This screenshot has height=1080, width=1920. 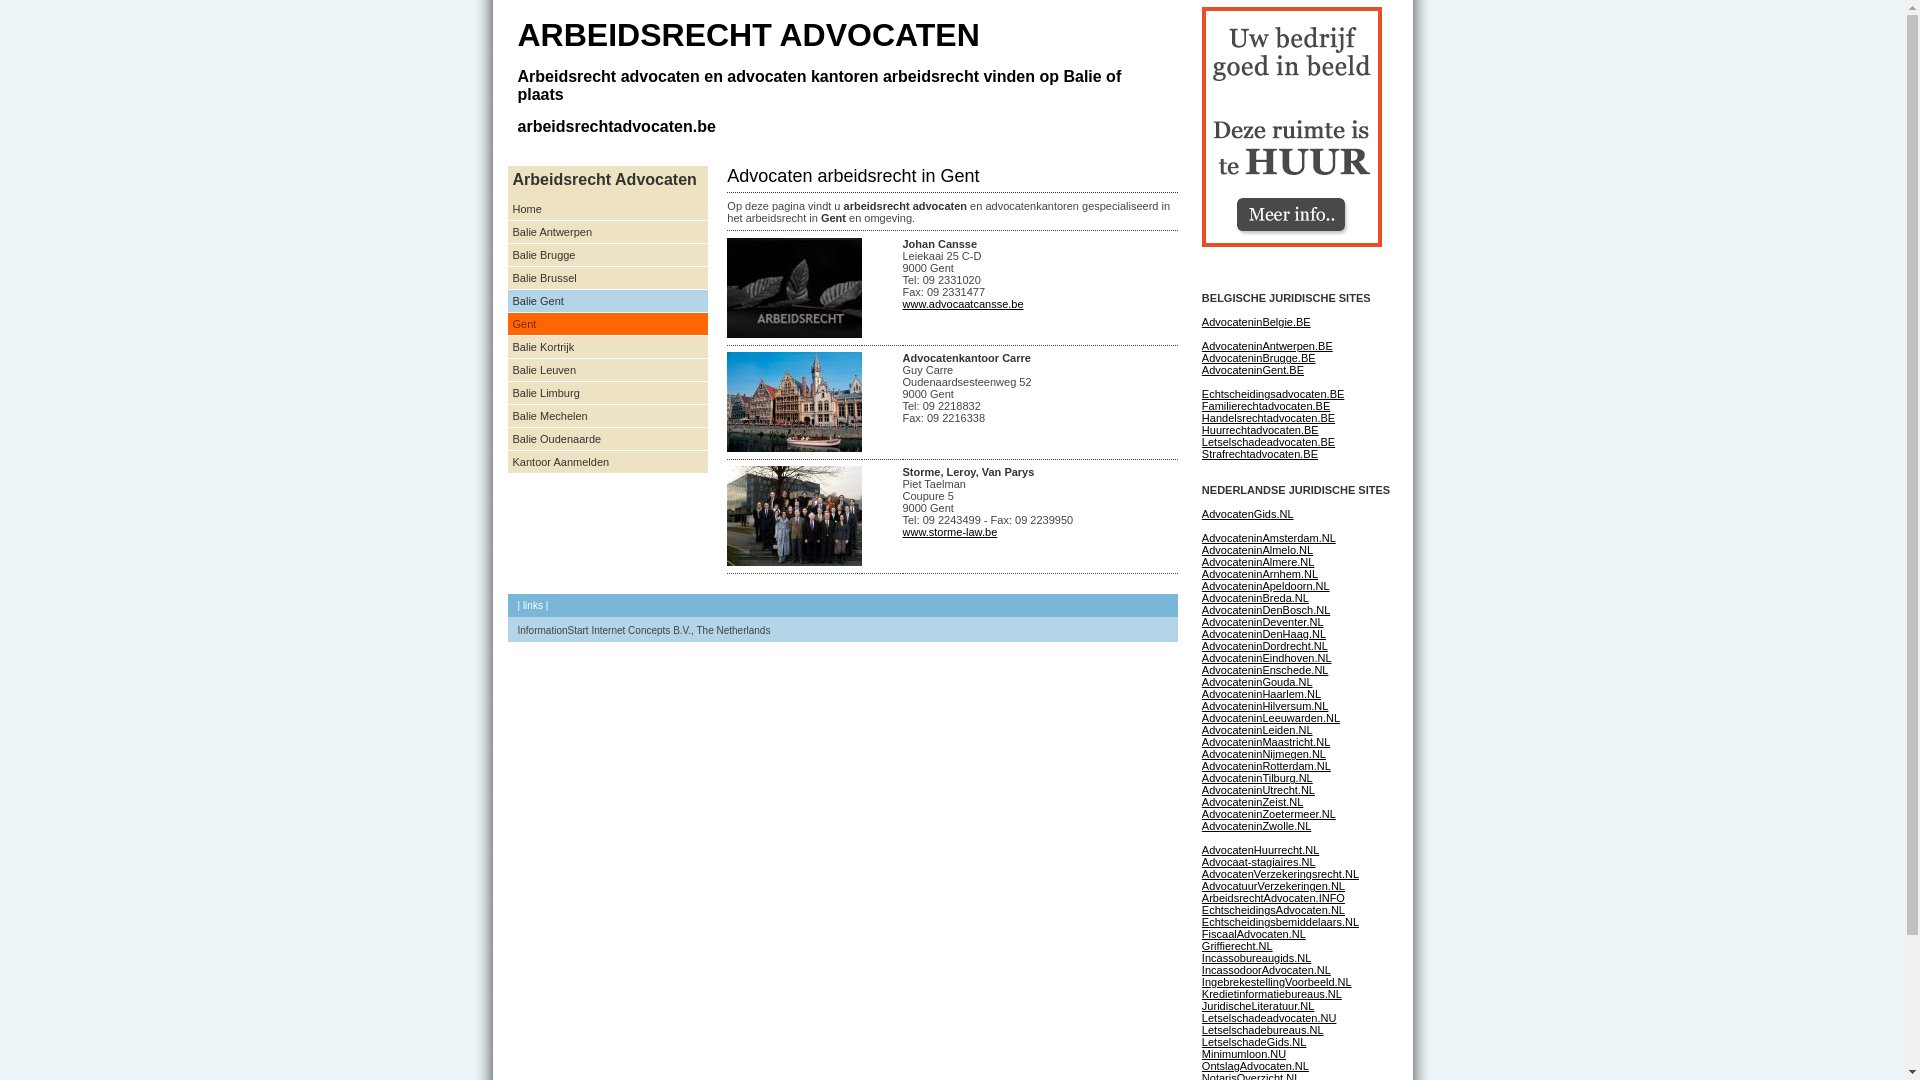 What do you see at coordinates (1271, 393) in the screenshot?
I see `'Echtscheidingsadvocaten.BE'` at bounding box center [1271, 393].